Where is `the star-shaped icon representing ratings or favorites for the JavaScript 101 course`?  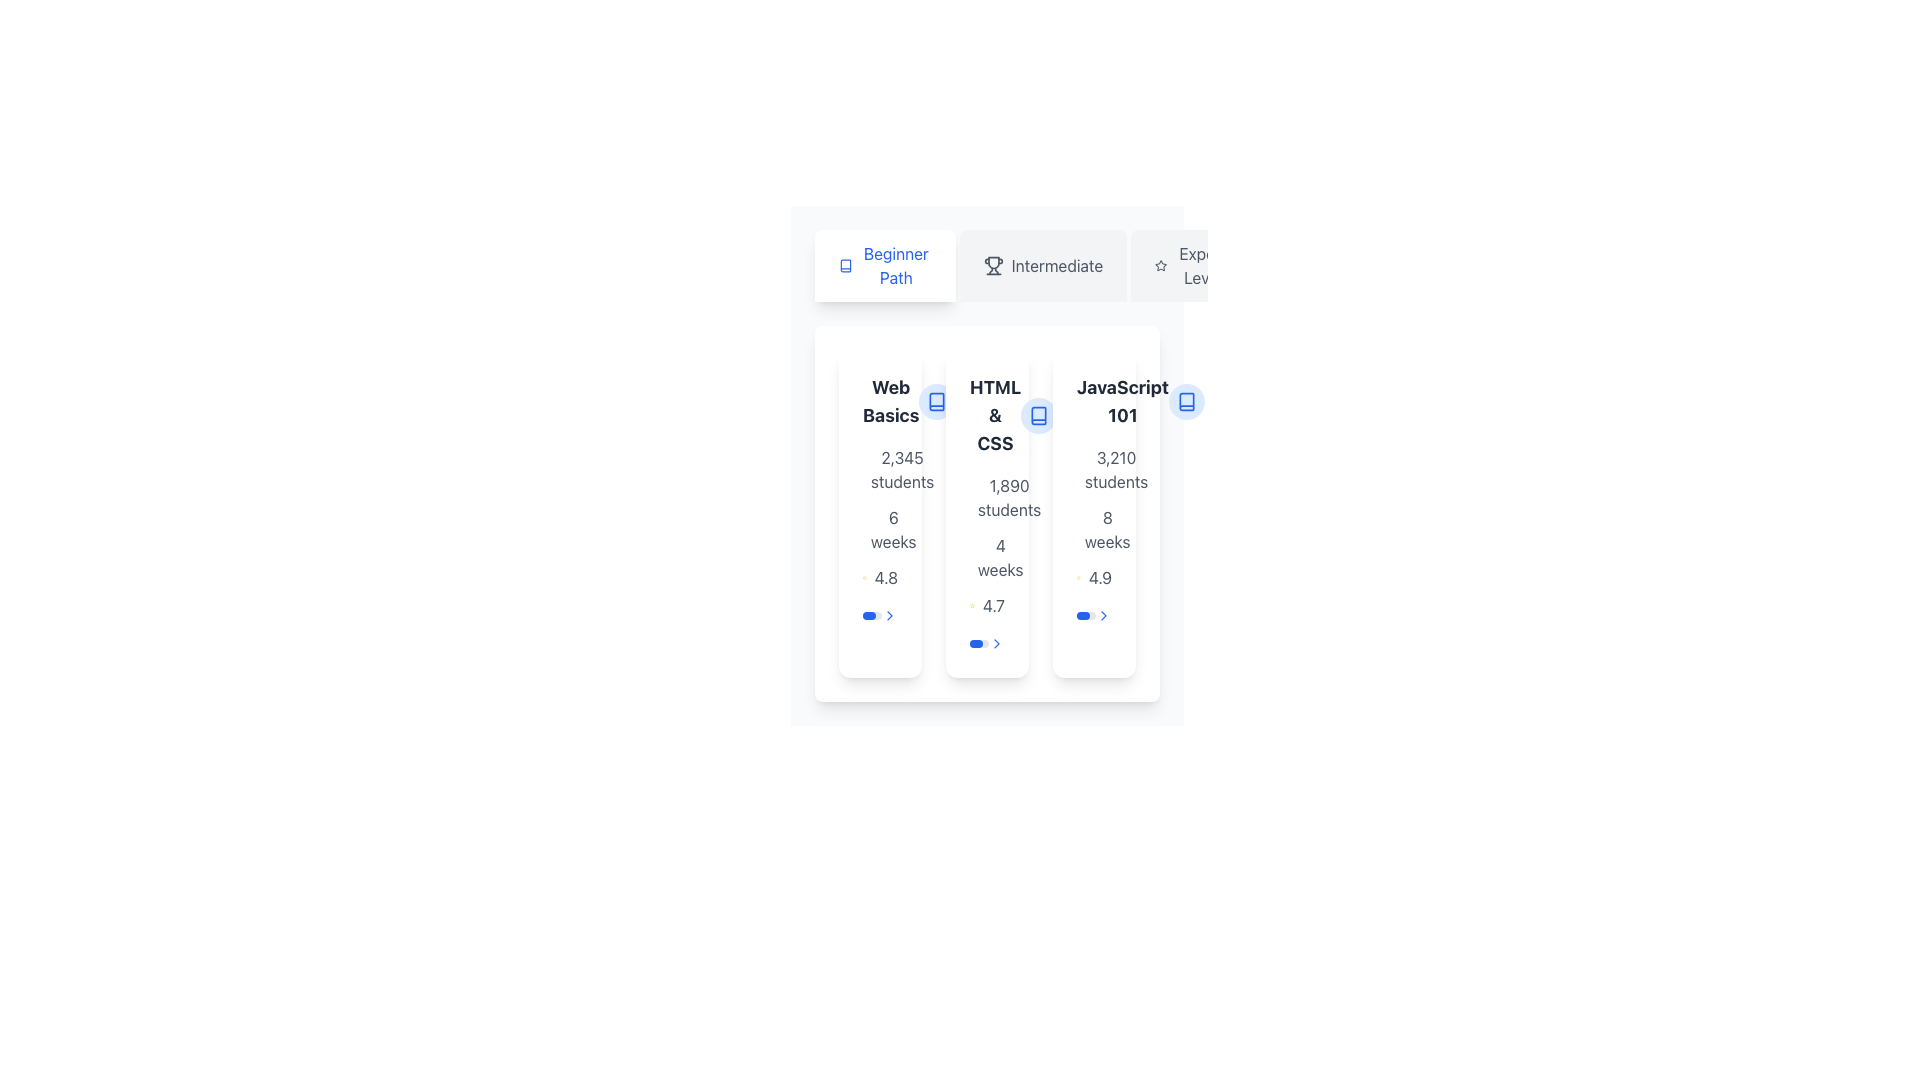 the star-shaped icon representing ratings or favorites for the JavaScript 101 course is located at coordinates (1161, 264).